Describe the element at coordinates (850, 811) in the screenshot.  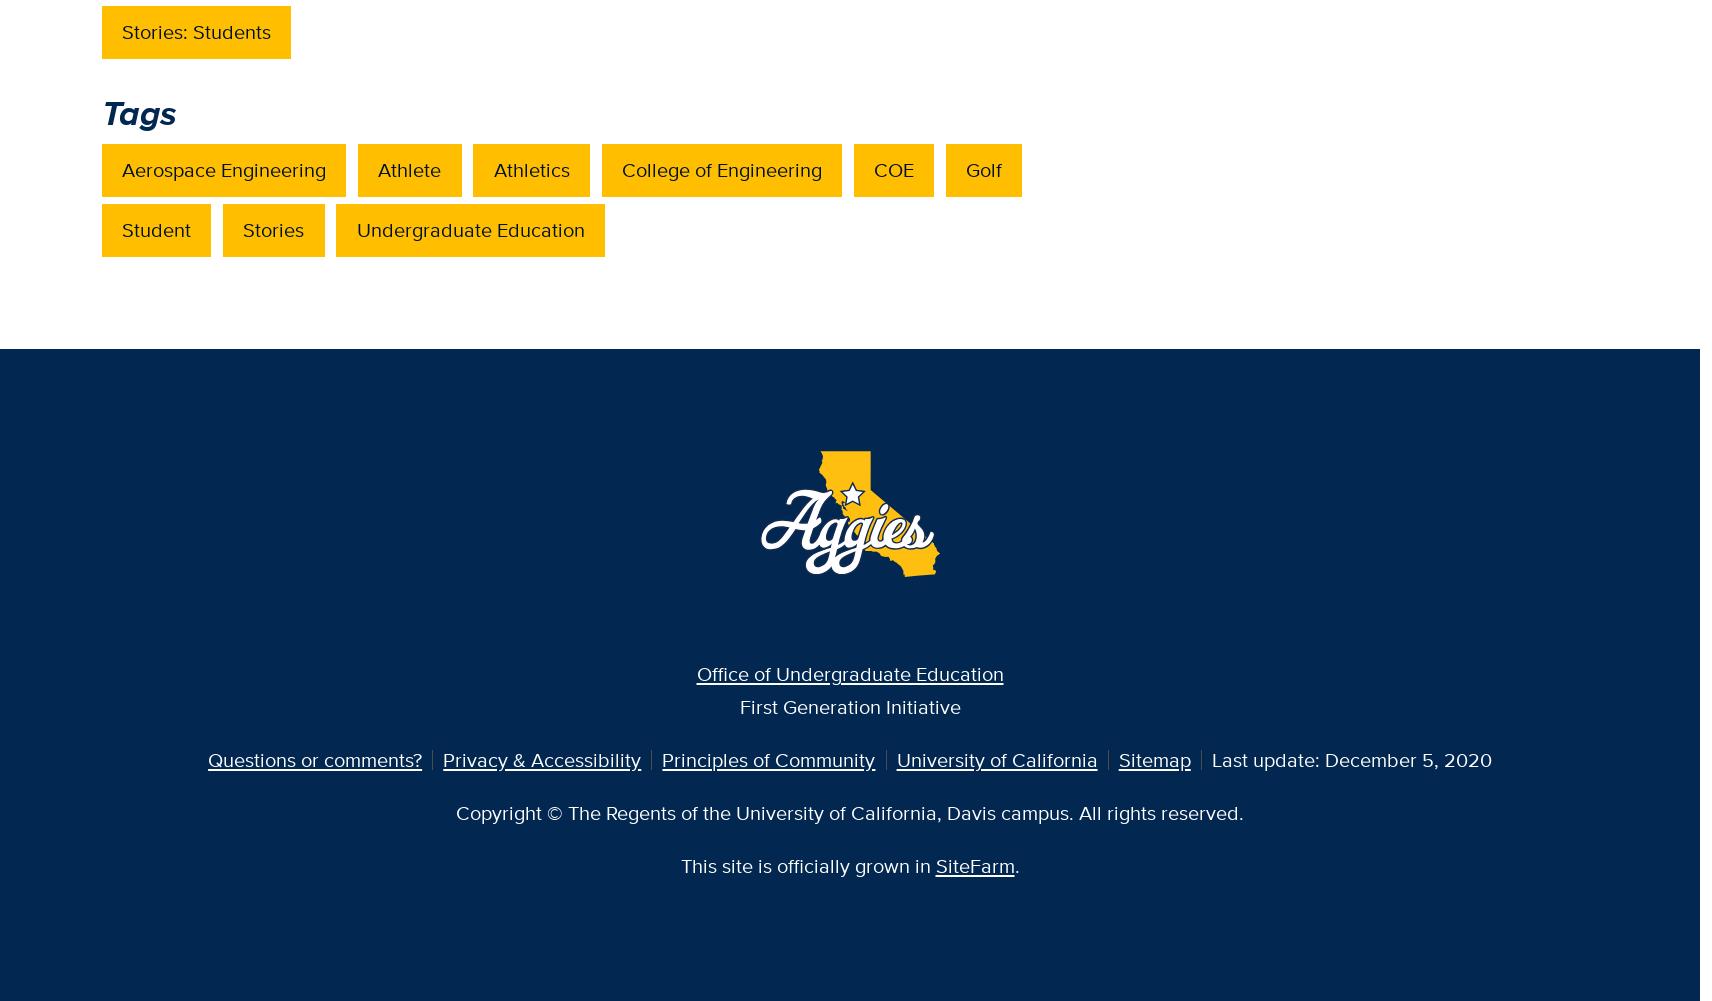
I see `'Copyright © The Regents of the University of California, Davis campus. All rights reserved.'` at that location.